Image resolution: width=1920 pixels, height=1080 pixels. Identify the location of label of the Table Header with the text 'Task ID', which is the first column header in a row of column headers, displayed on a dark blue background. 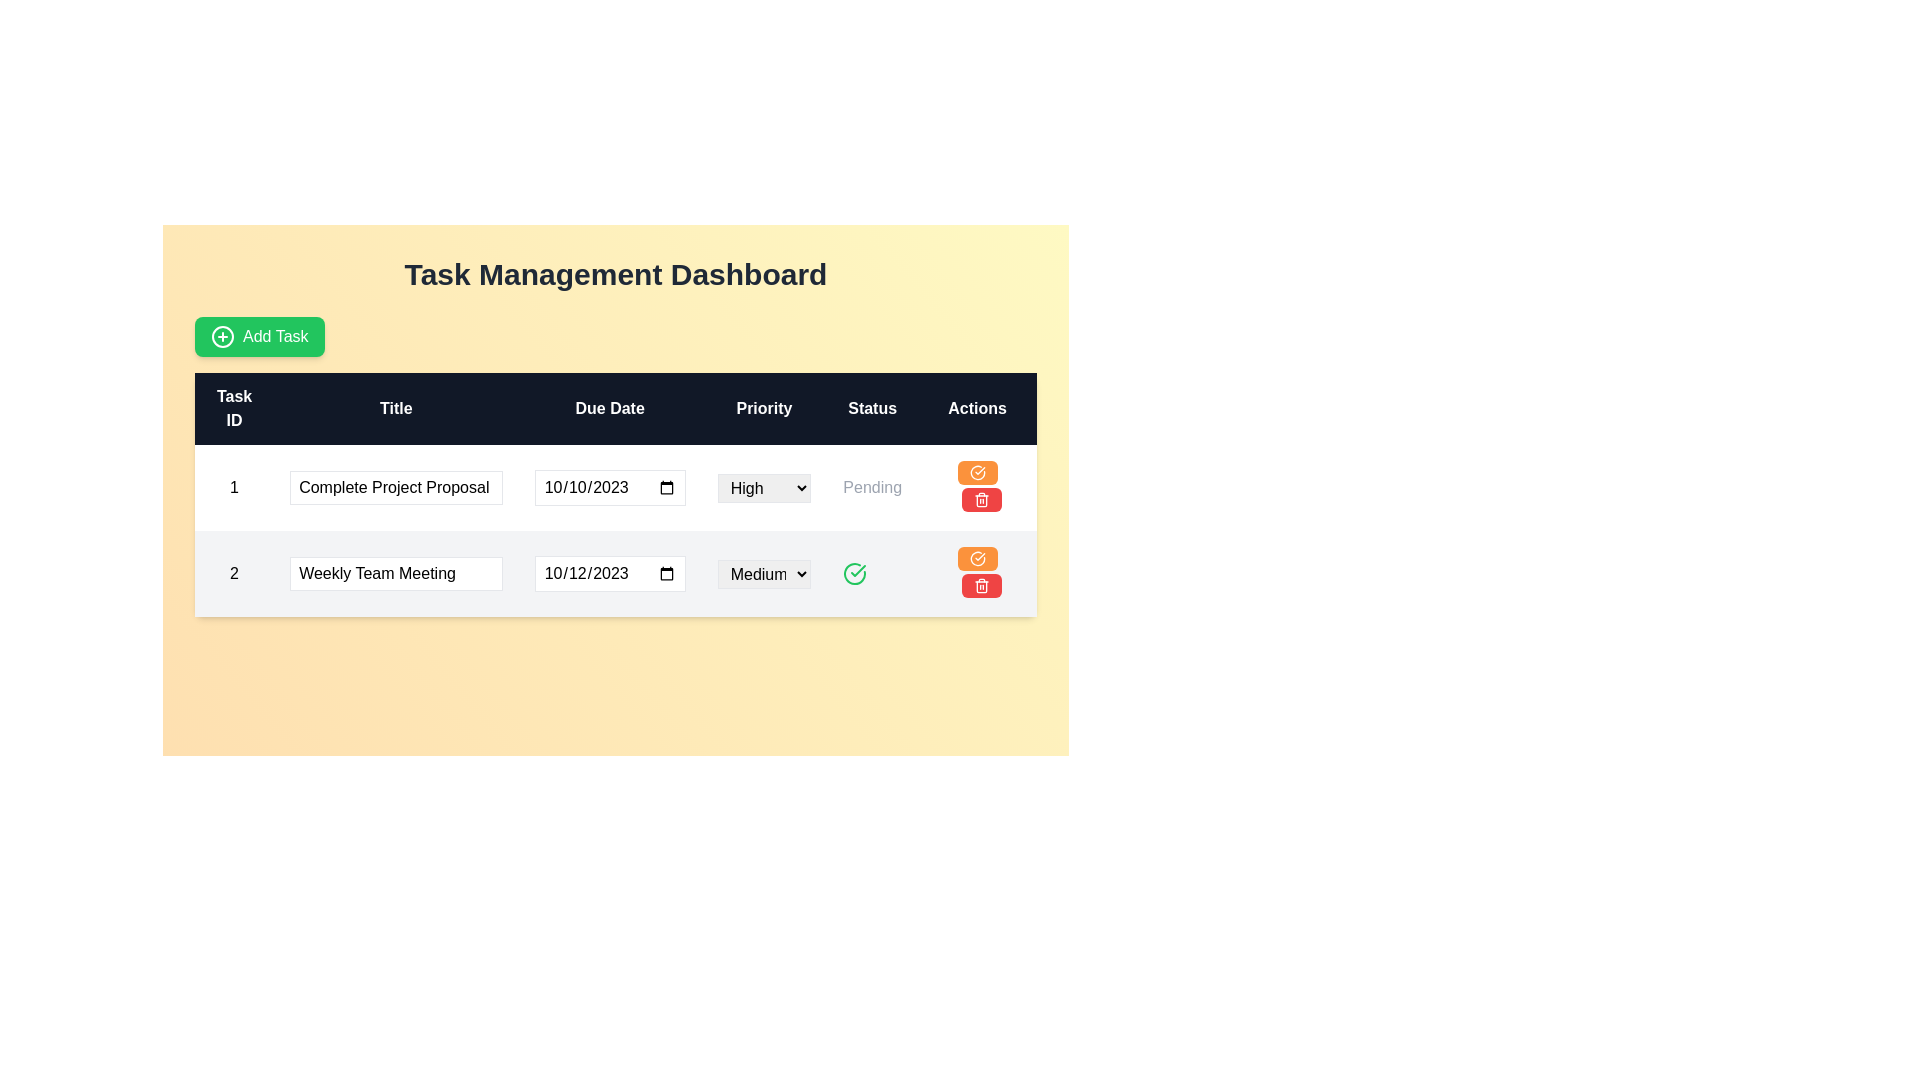
(234, 407).